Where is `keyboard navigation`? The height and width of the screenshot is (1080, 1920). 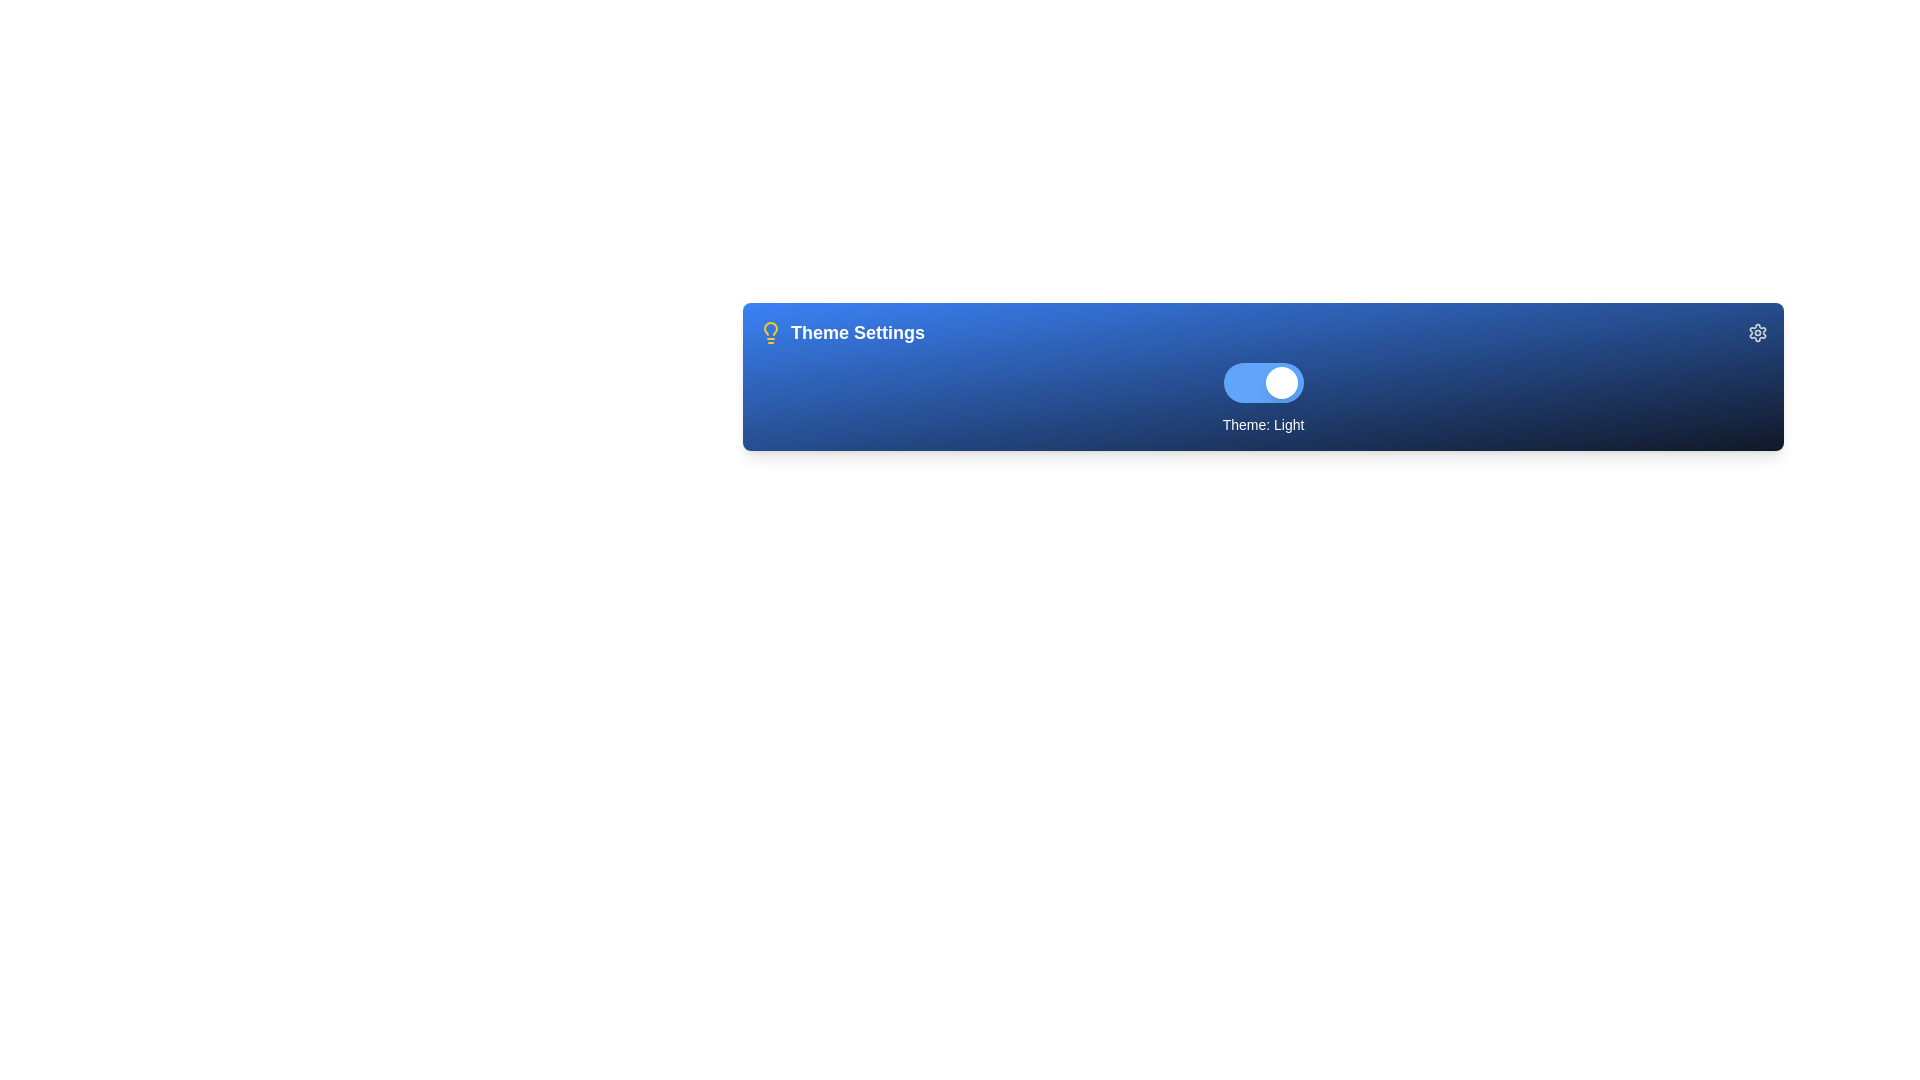
keyboard navigation is located at coordinates (1756, 331).